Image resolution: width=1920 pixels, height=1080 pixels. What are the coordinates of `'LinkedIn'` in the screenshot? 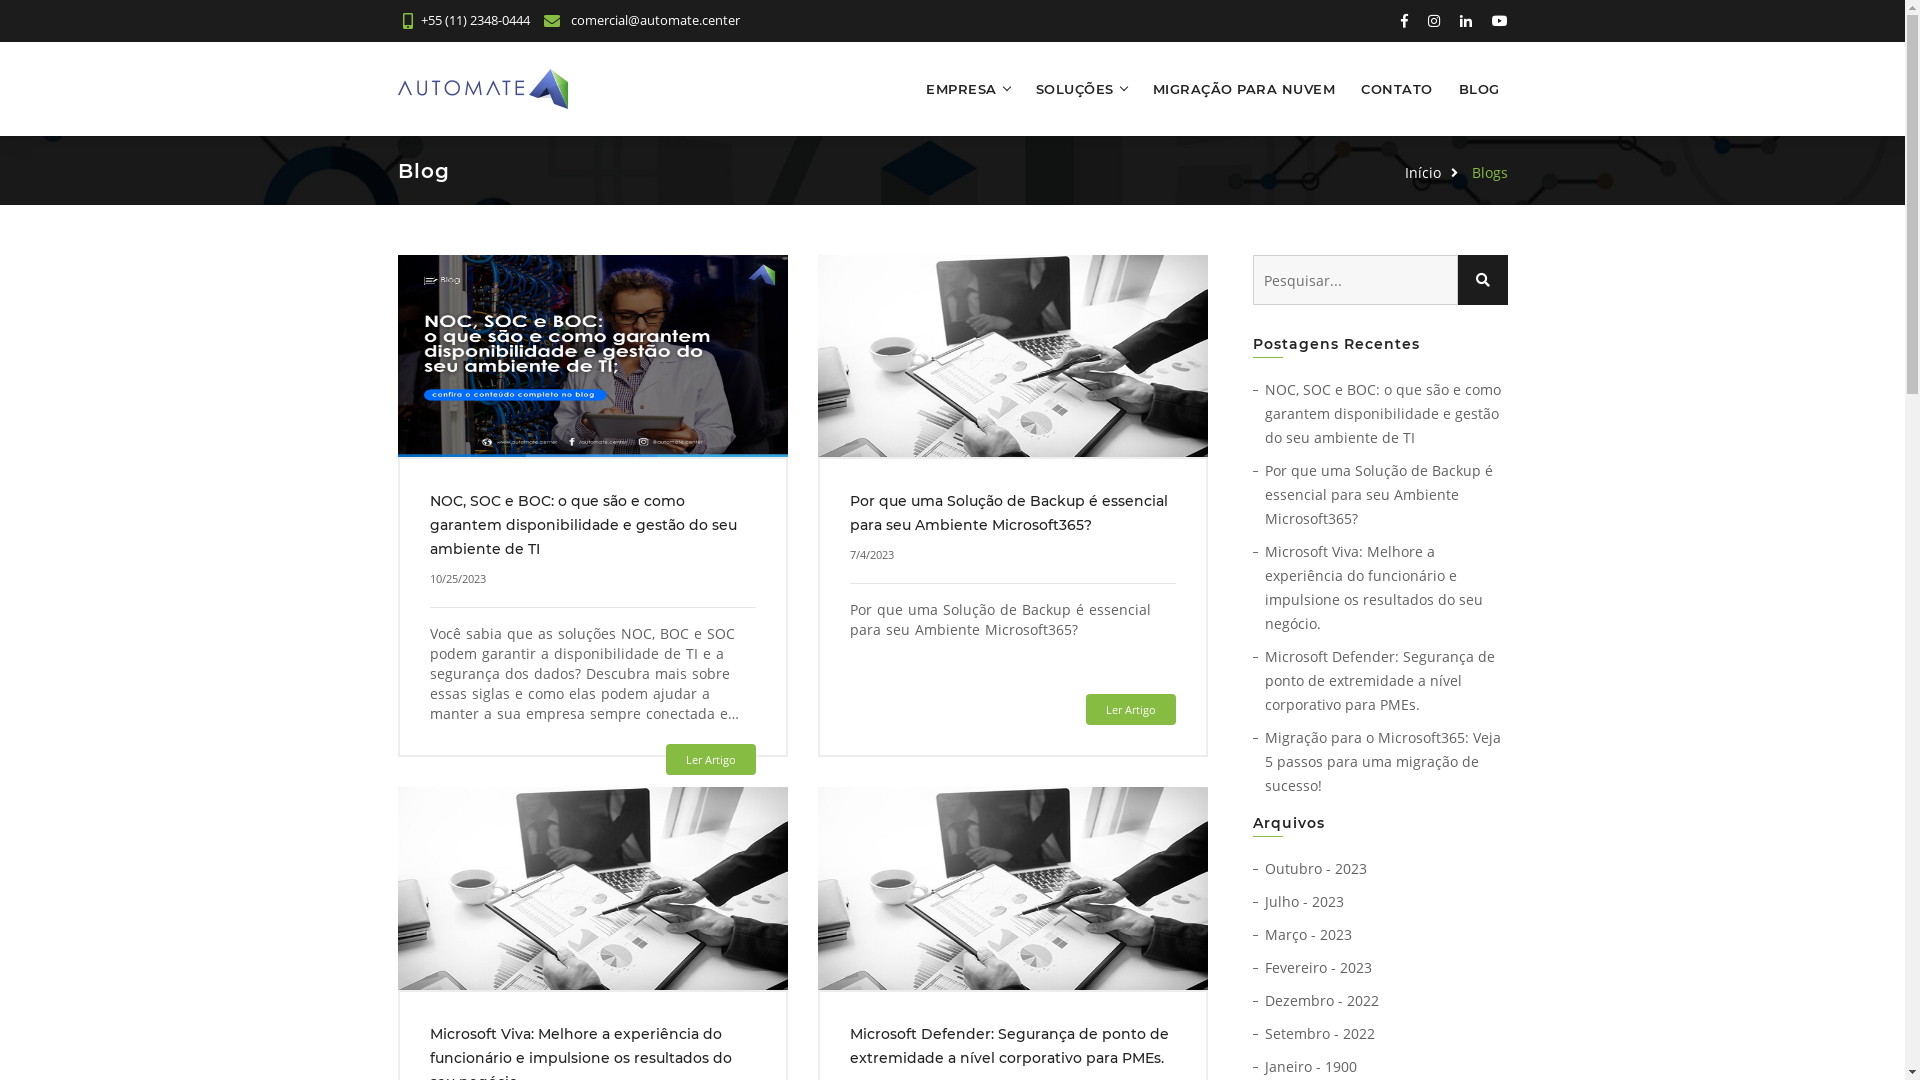 It's located at (1455, 20).